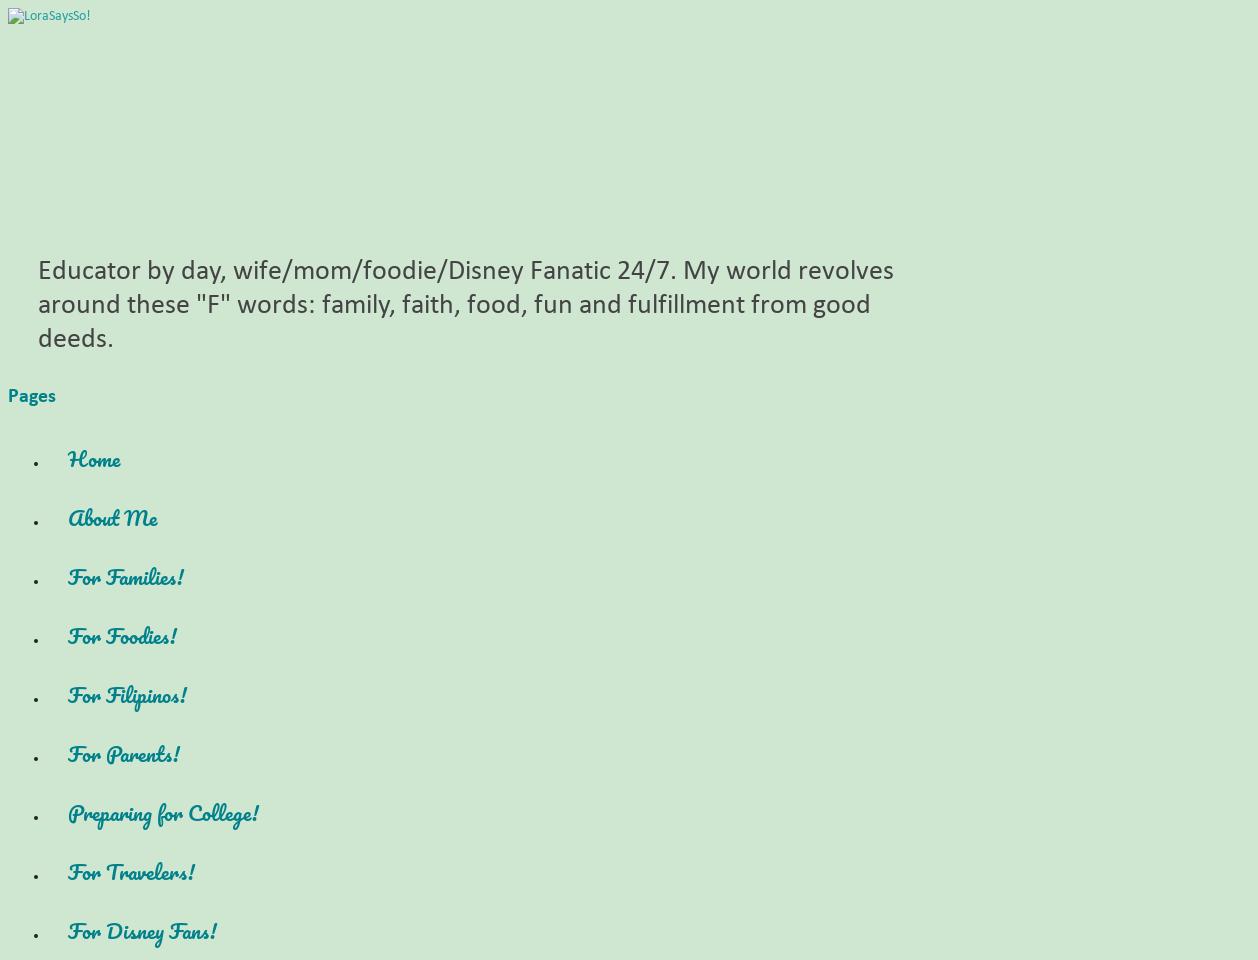 Image resolution: width=1258 pixels, height=960 pixels. Describe the element at coordinates (163, 812) in the screenshot. I see `'Preparing for College!'` at that location.